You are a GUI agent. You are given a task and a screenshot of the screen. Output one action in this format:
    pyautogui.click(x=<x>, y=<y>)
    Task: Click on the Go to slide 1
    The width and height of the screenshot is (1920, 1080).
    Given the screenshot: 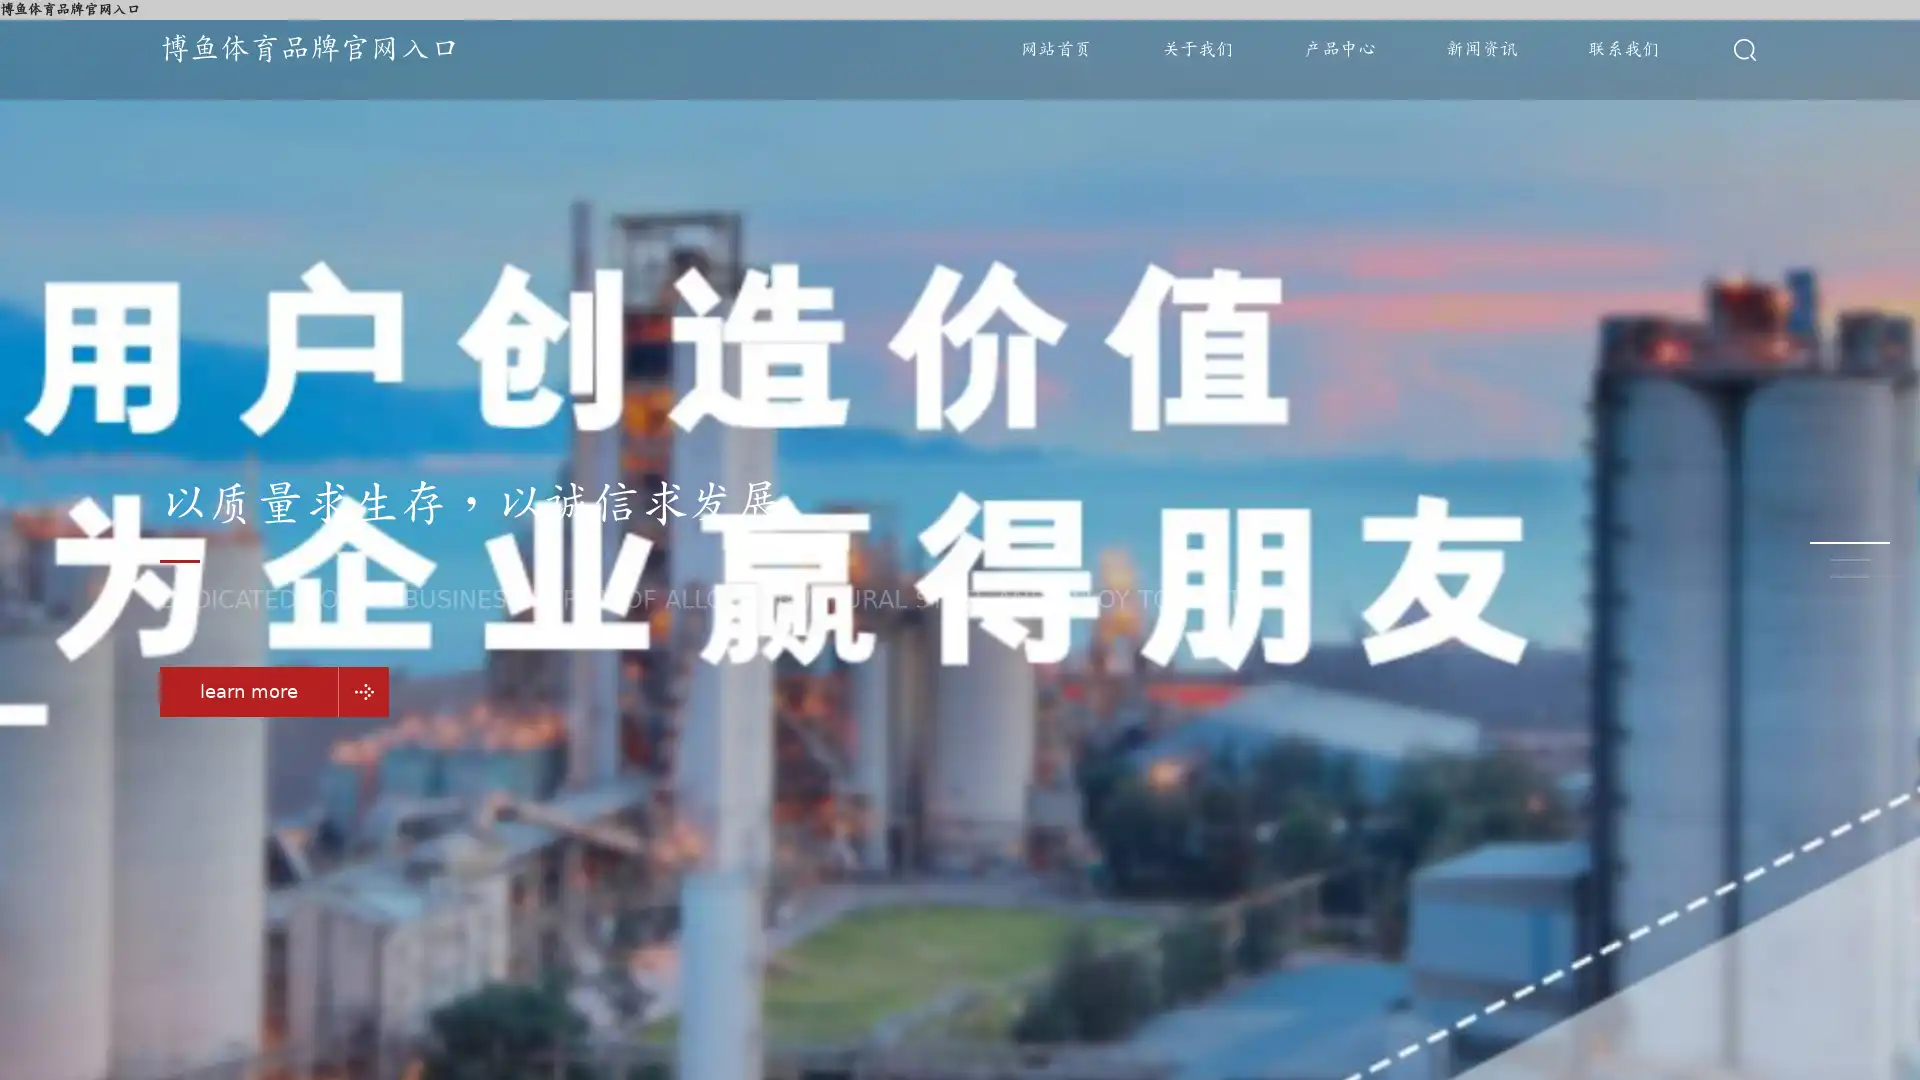 What is the action you would take?
    pyautogui.click(x=1848, y=543)
    